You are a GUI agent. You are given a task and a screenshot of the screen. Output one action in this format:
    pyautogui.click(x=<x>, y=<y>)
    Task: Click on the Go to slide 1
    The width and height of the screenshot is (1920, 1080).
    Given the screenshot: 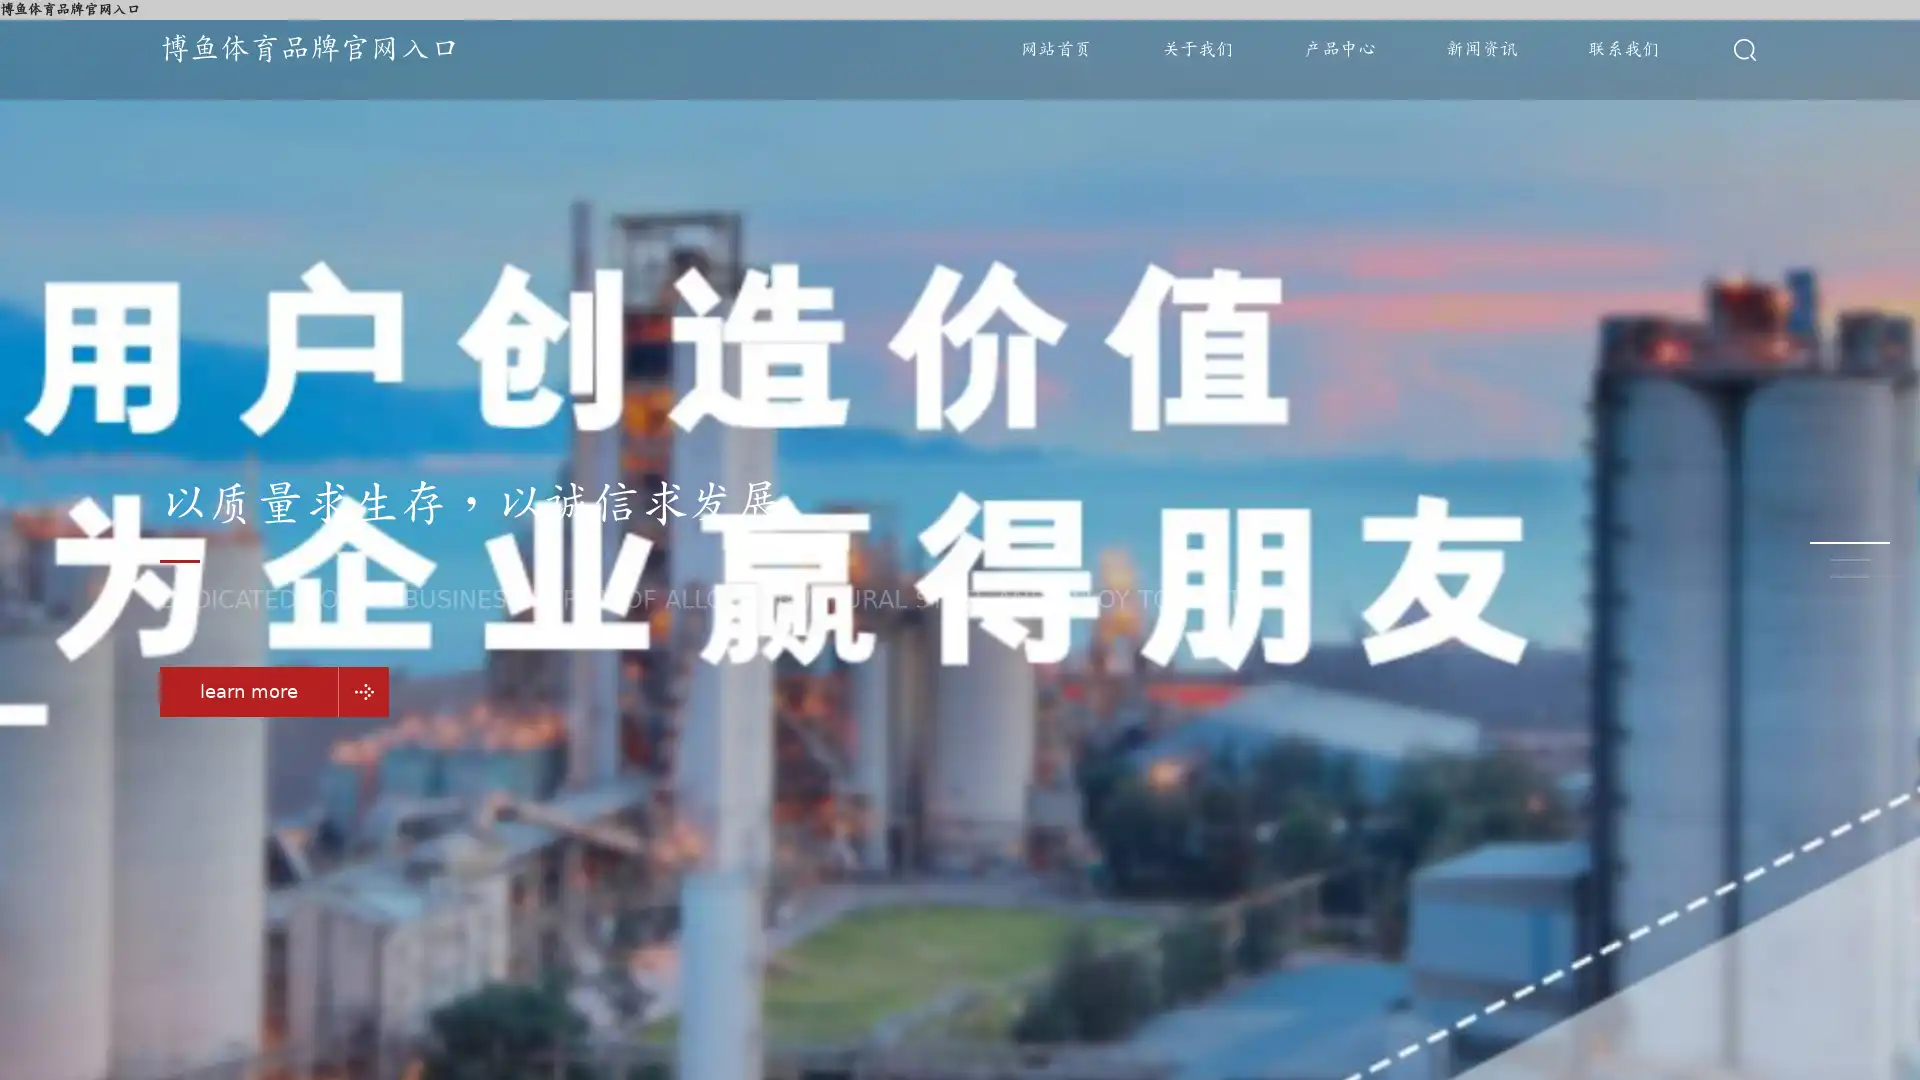 What is the action you would take?
    pyautogui.click(x=1848, y=543)
    